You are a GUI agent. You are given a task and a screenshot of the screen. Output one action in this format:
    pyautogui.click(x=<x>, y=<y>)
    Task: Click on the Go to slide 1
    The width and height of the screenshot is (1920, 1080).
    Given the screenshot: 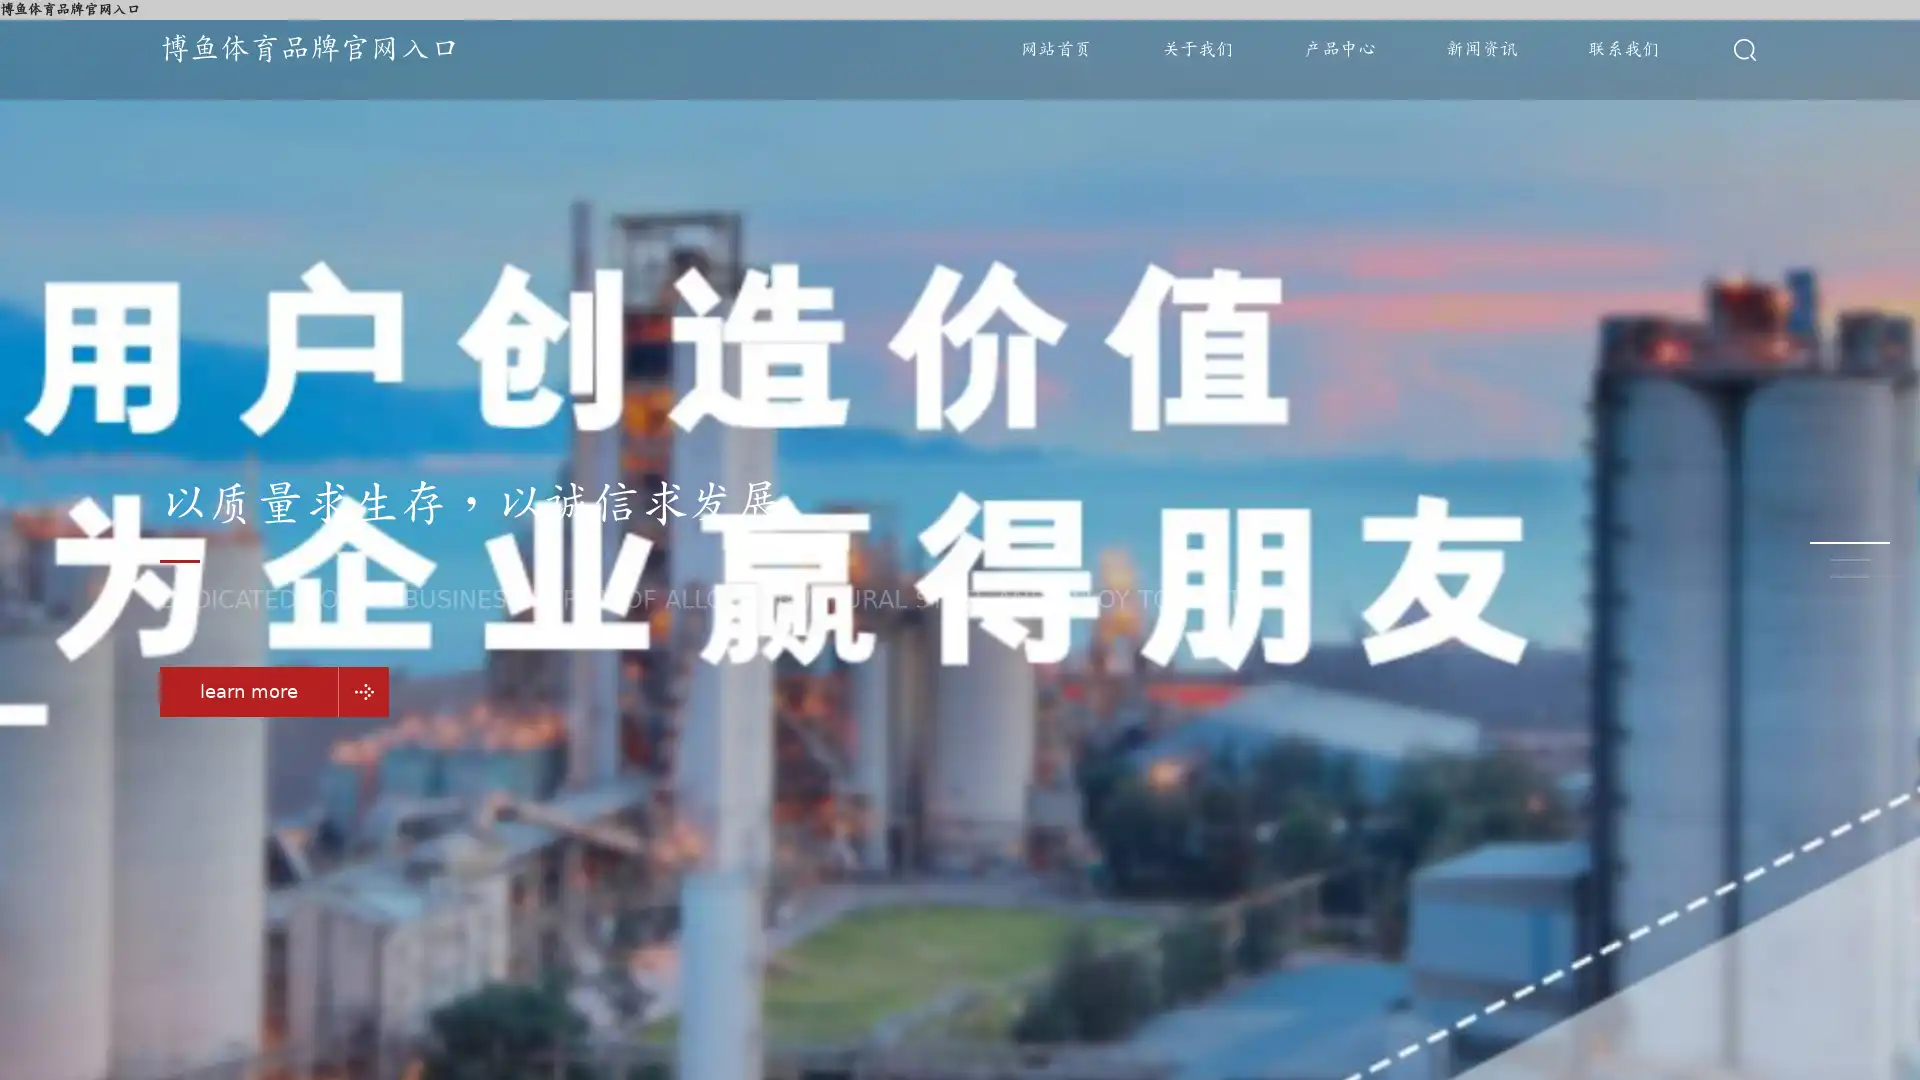 What is the action you would take?
    pyautogui.click(x=1848, y=543)
    